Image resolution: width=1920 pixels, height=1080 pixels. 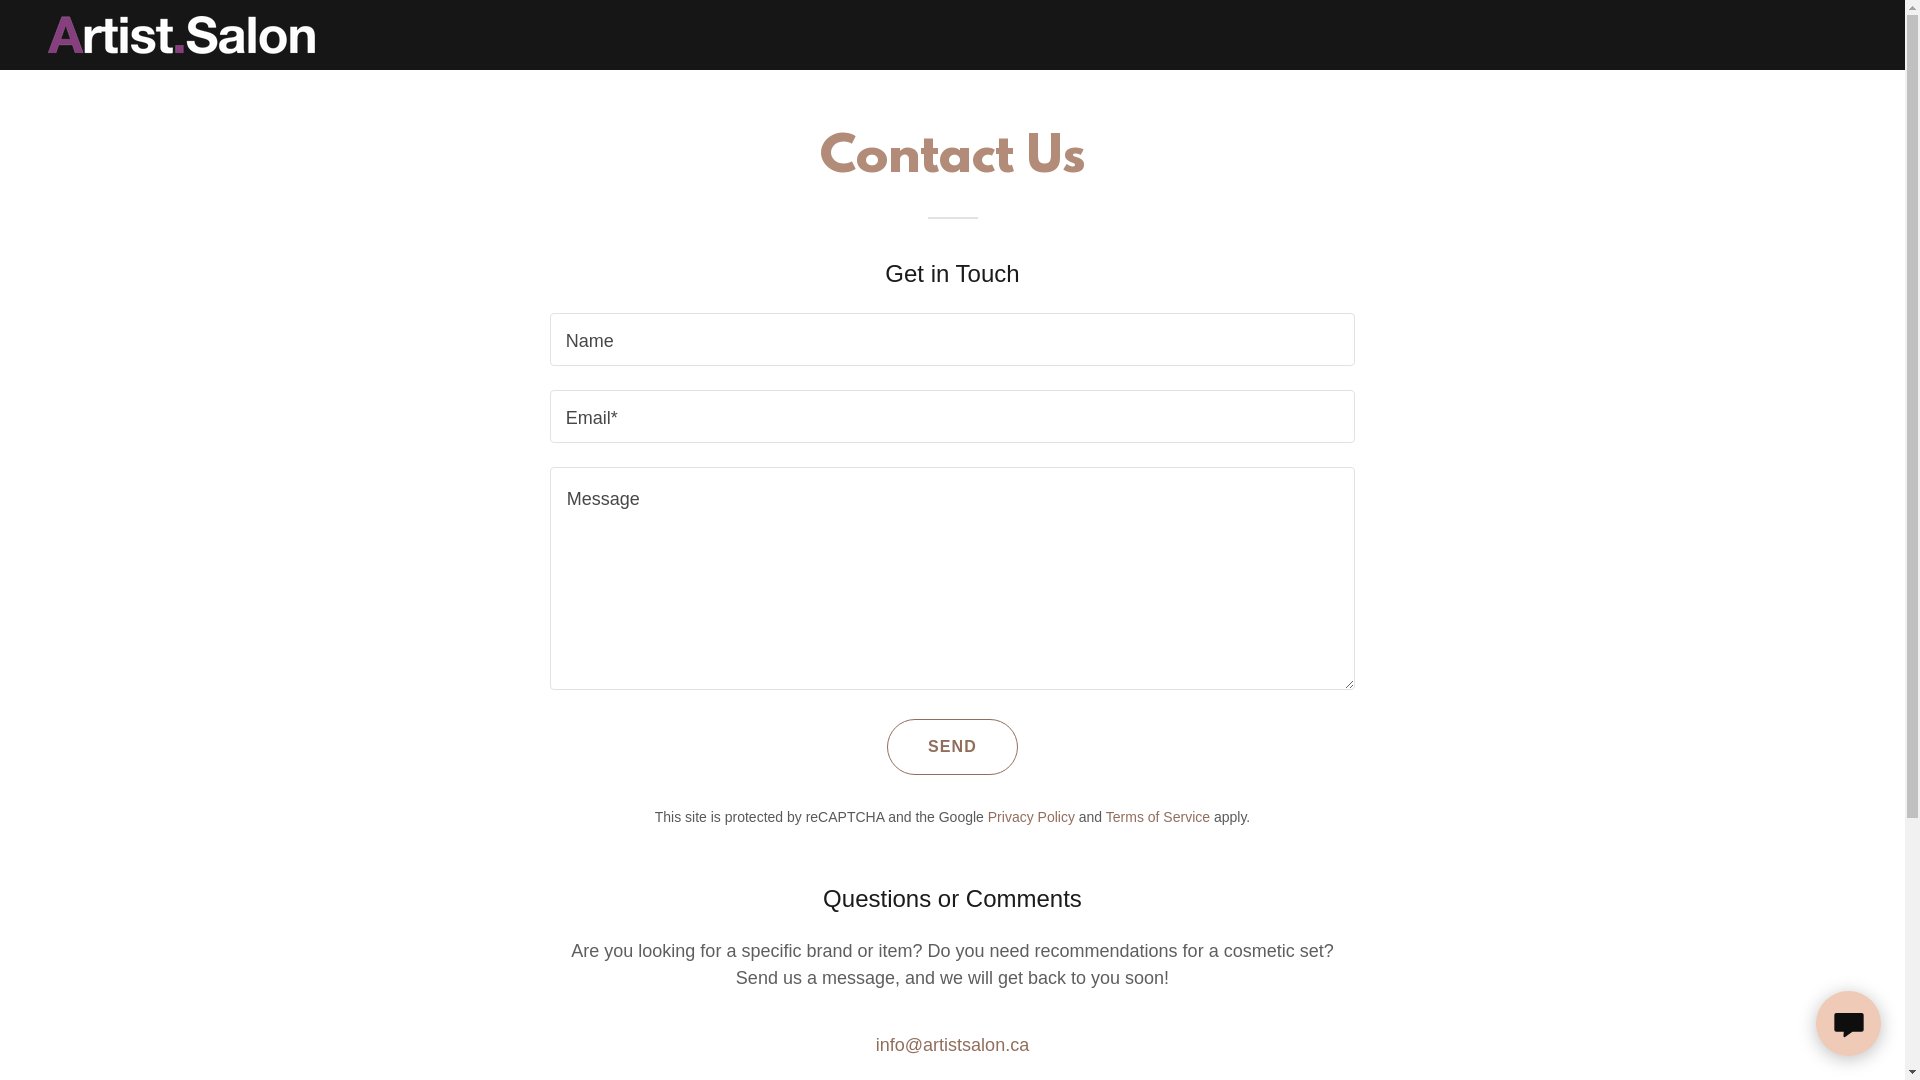 What do you see at coordinates (1031, 817) in the screenshot?
I see `'Privacy Policy'` at bounding box center [1031, 817].